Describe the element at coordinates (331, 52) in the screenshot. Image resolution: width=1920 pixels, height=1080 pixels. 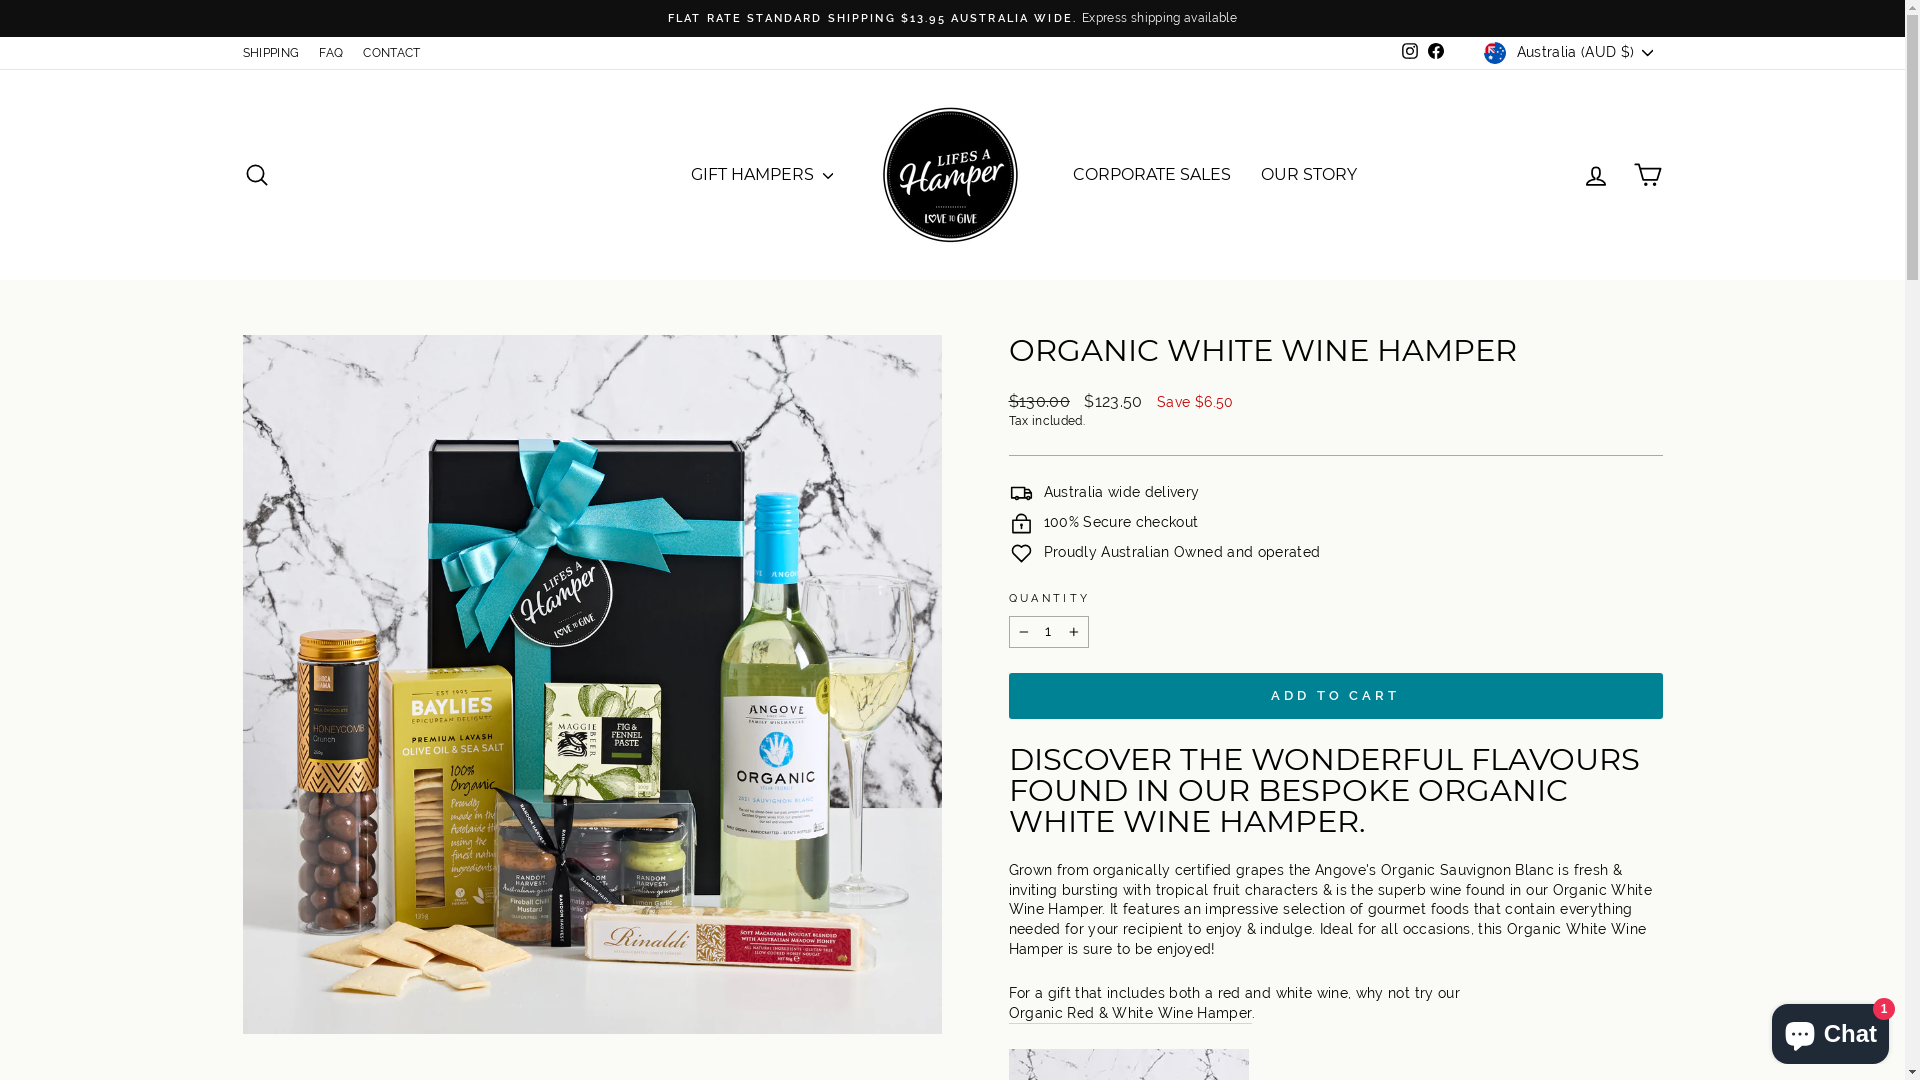
I see `'FAQ'` at that location.